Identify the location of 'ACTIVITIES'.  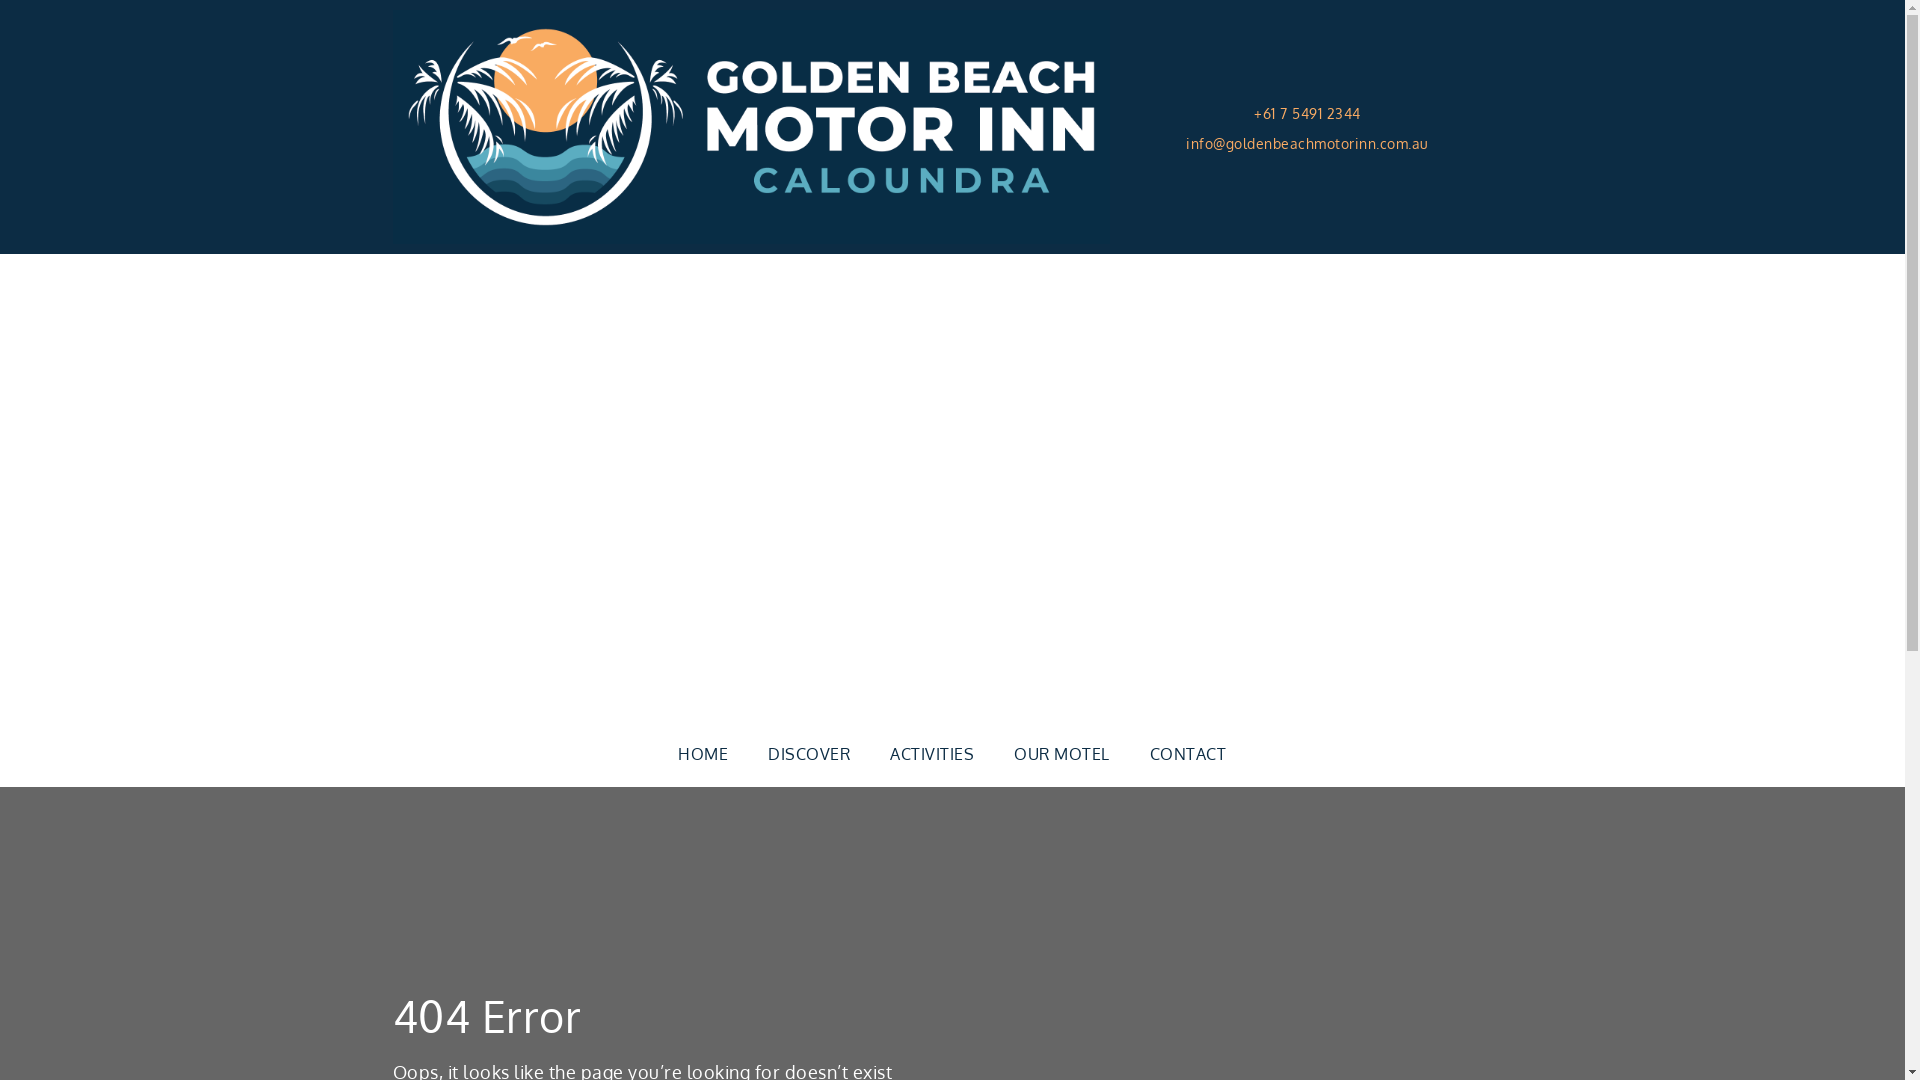
(869, 753).